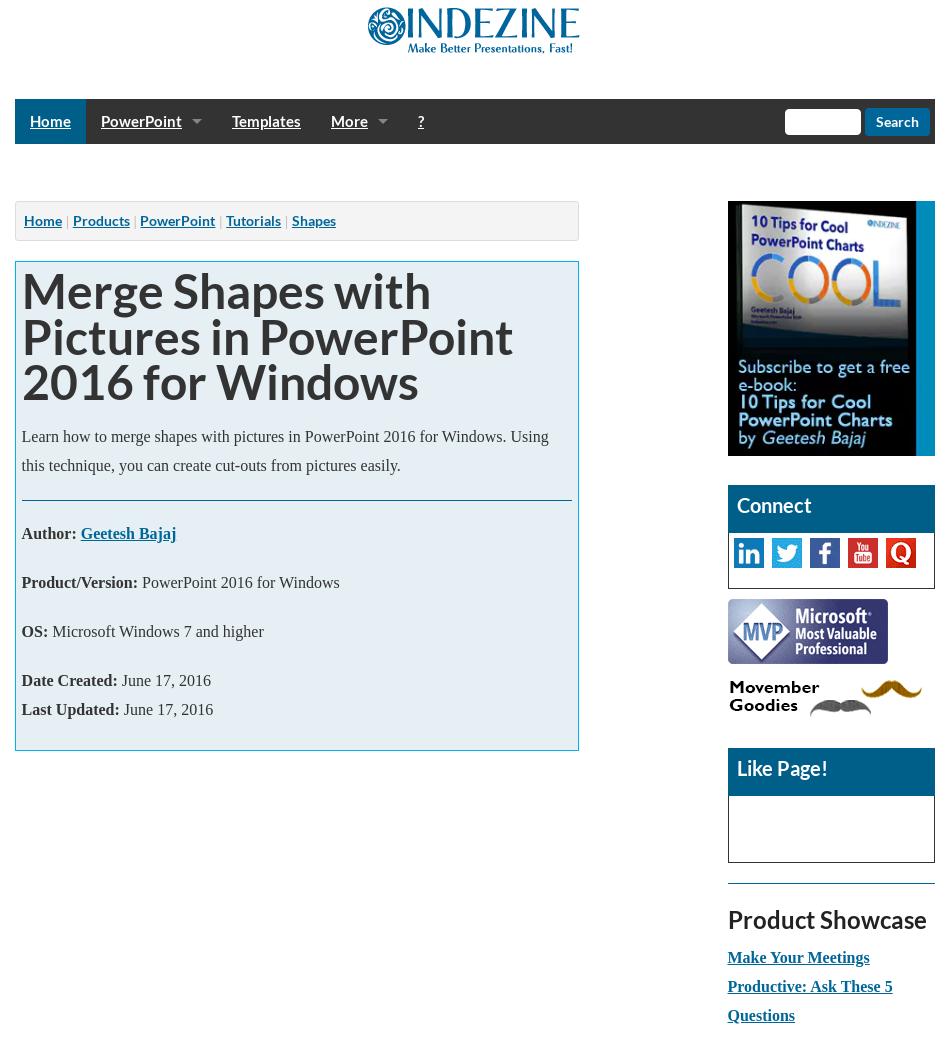 The width and height of the screenshot is (950, 1051). Describe the element at coordinates (312, 220) in the screenshot. I see `'Shapes'` at that location.